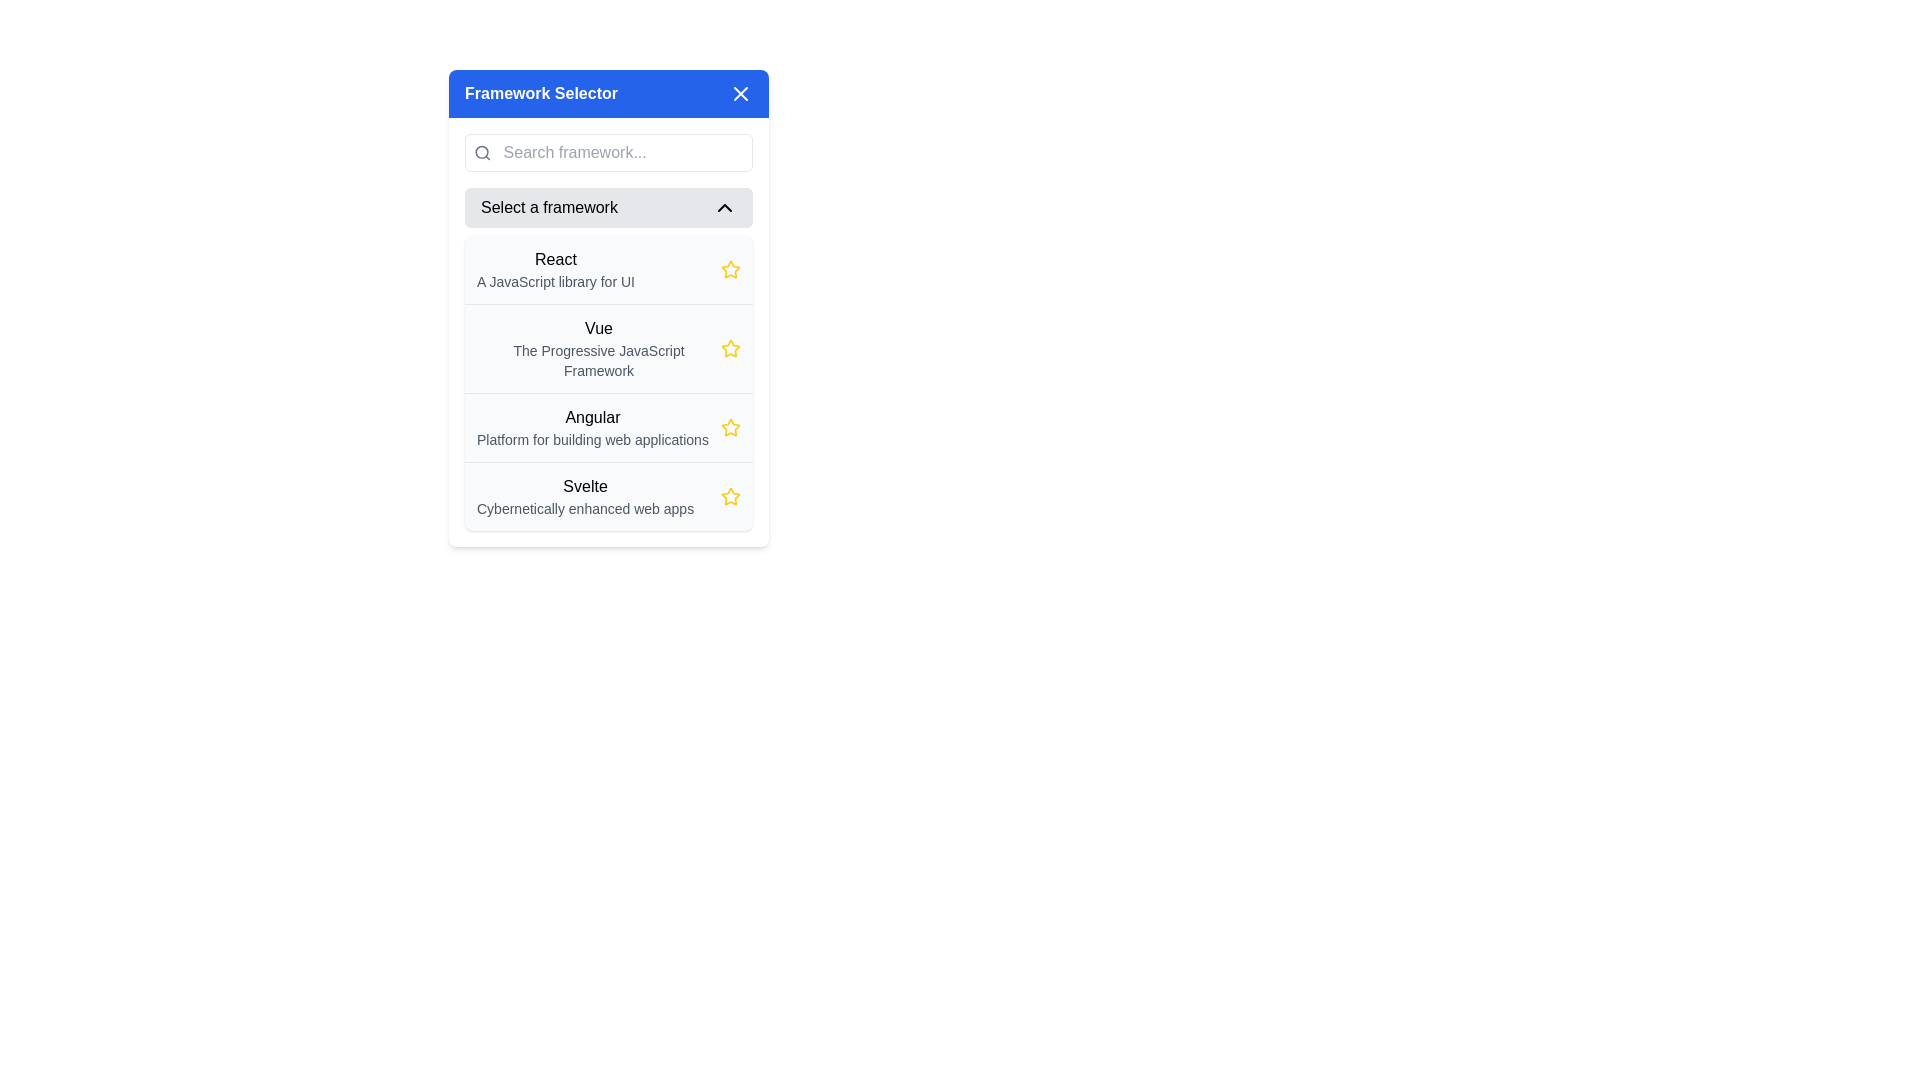  What do you see at coordinates (556, 281) in the screenshot?
I see `the text label that provides information about the 'React' framework, located beneath the 'React' title in the dropdown list` at bounding box center [556, 281].